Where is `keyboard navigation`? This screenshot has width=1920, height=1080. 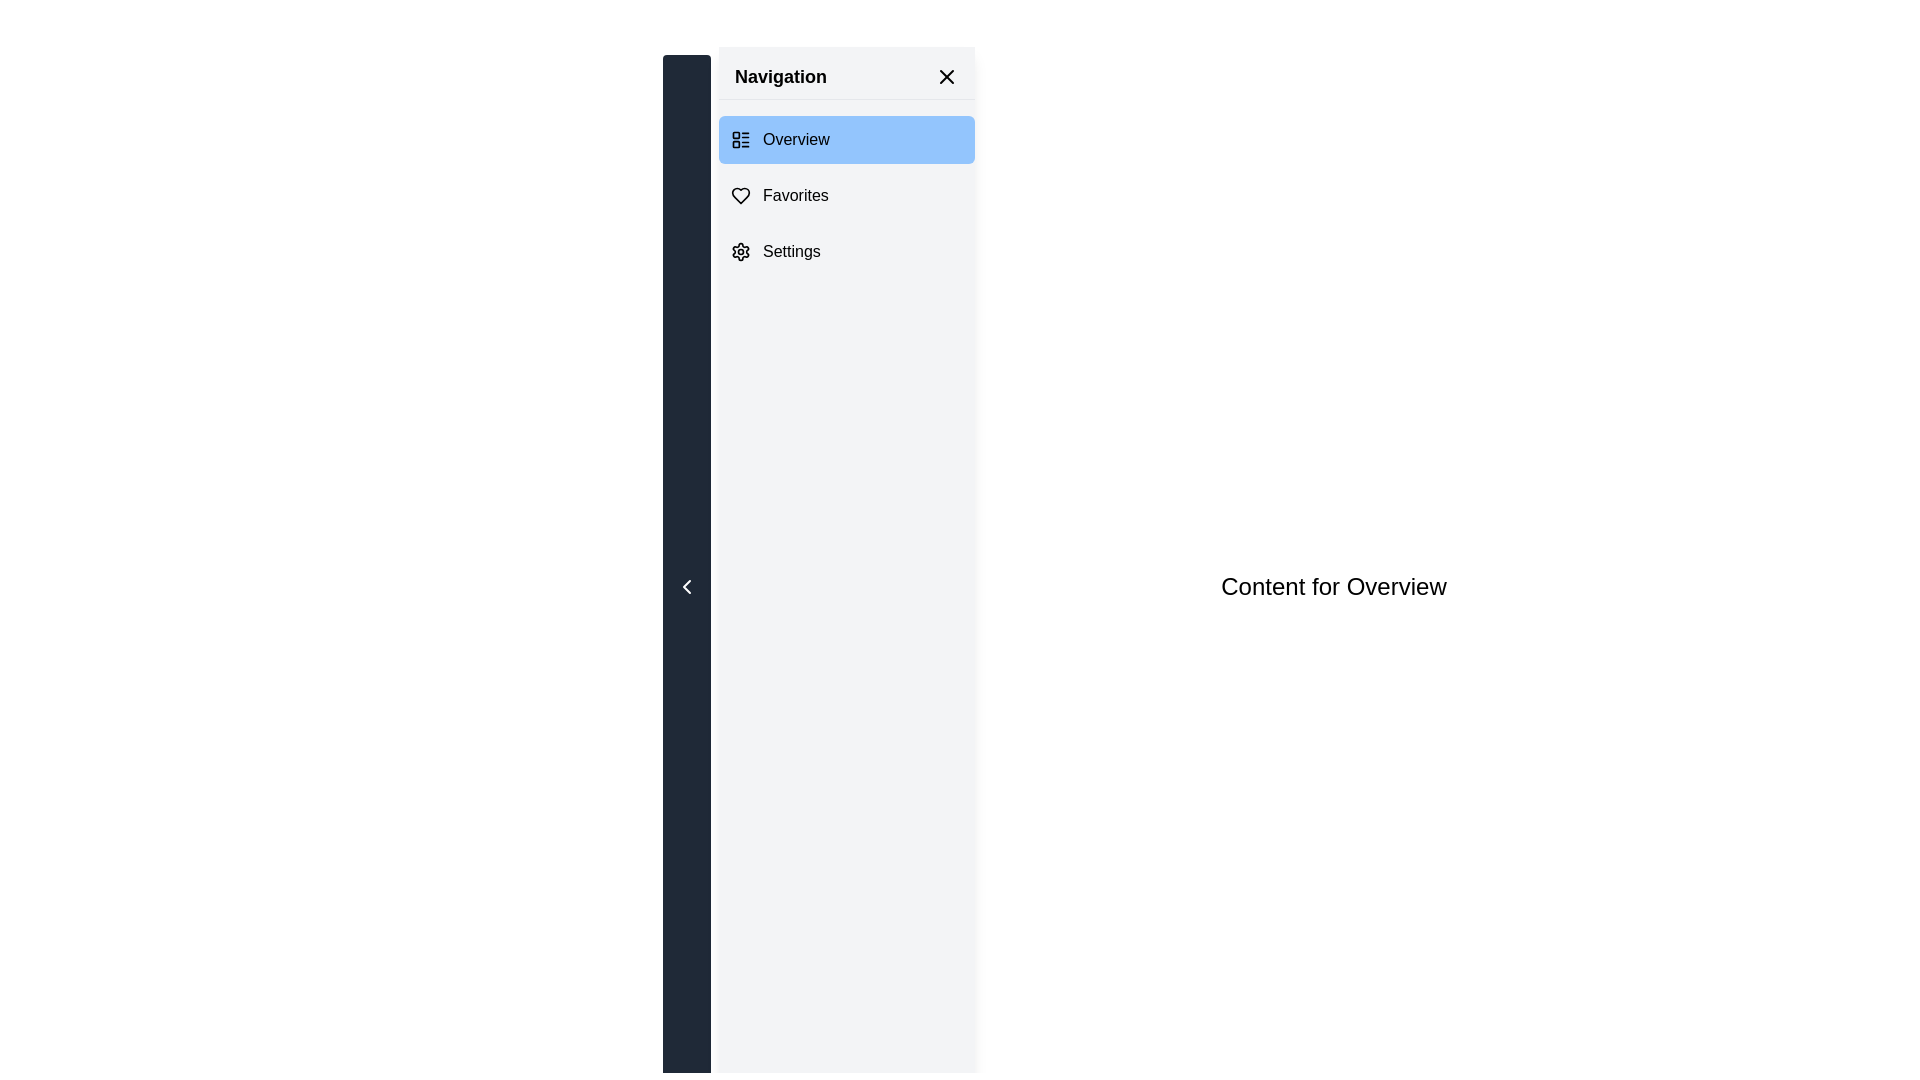 keyboard navigation is located at coordinates (846, 196).